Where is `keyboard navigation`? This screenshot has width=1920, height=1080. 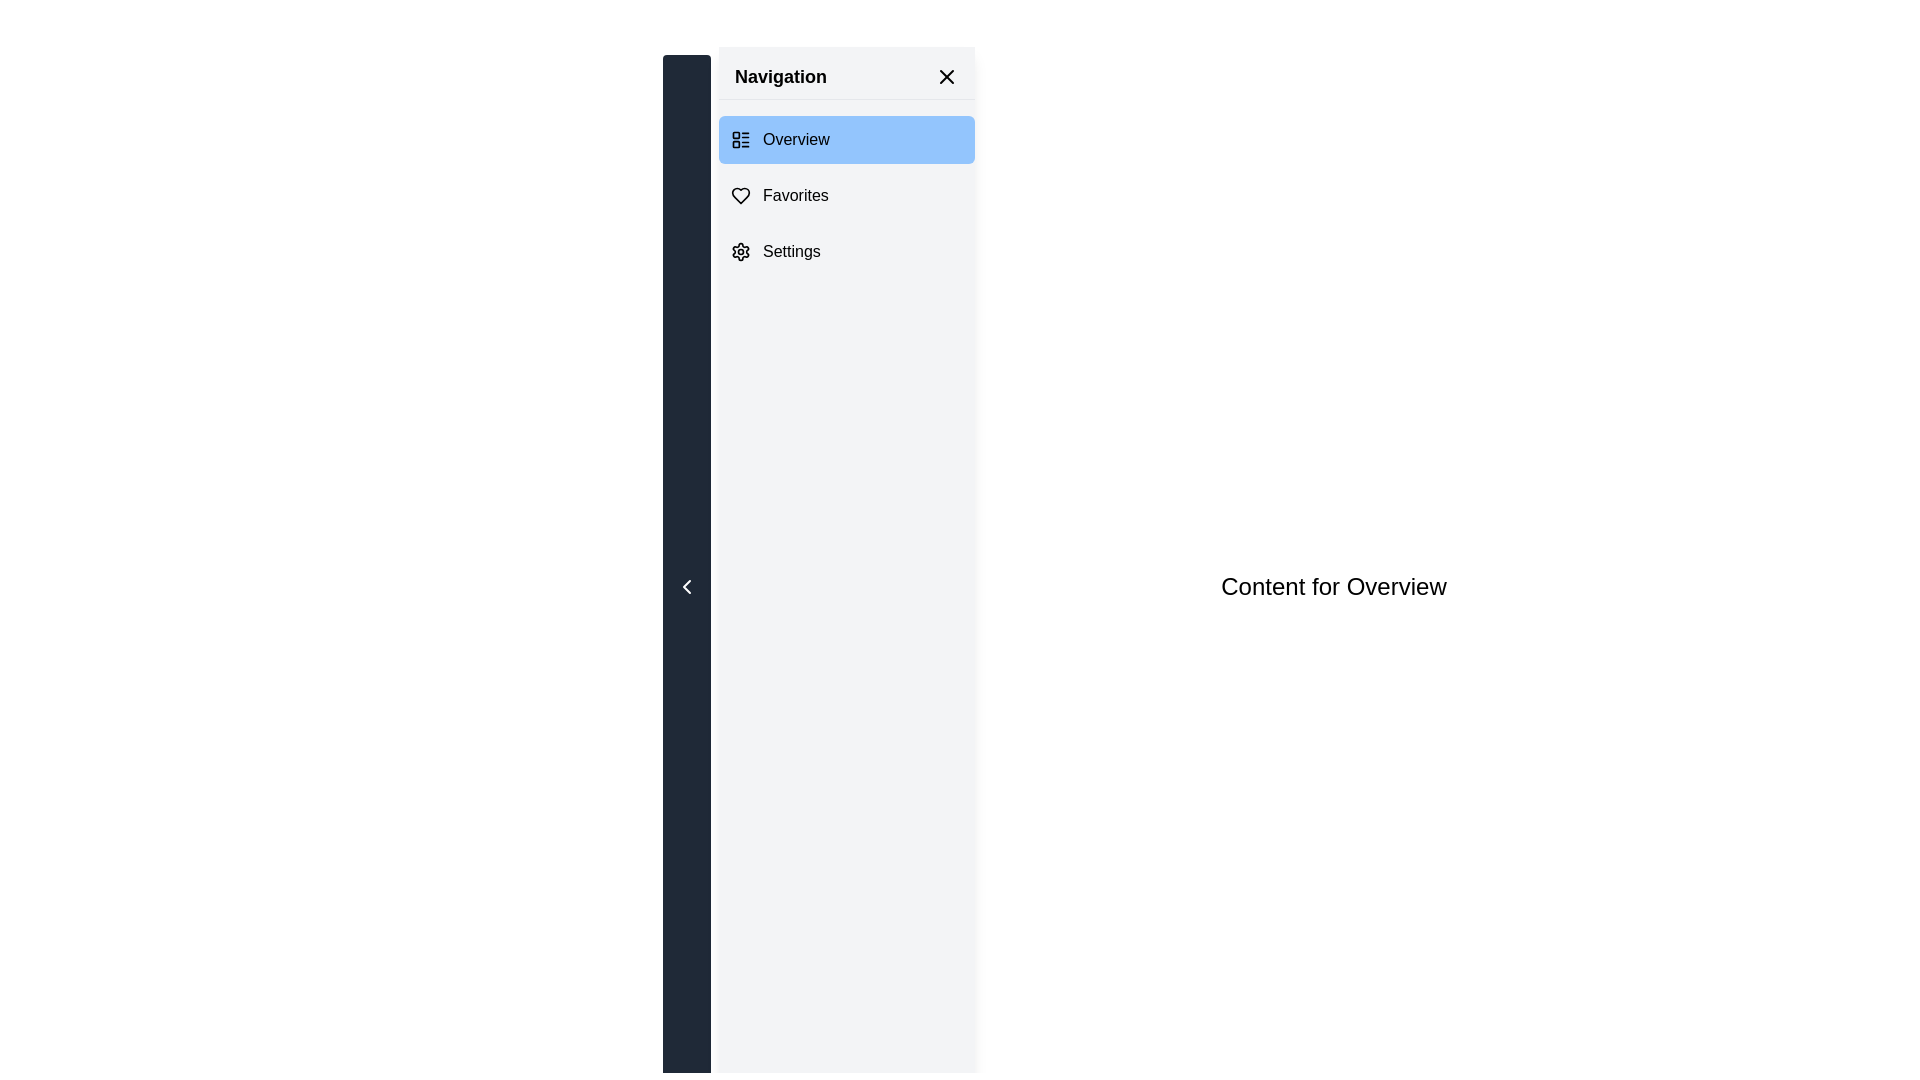 keyboard navigation is located at coordinates (846, 196).